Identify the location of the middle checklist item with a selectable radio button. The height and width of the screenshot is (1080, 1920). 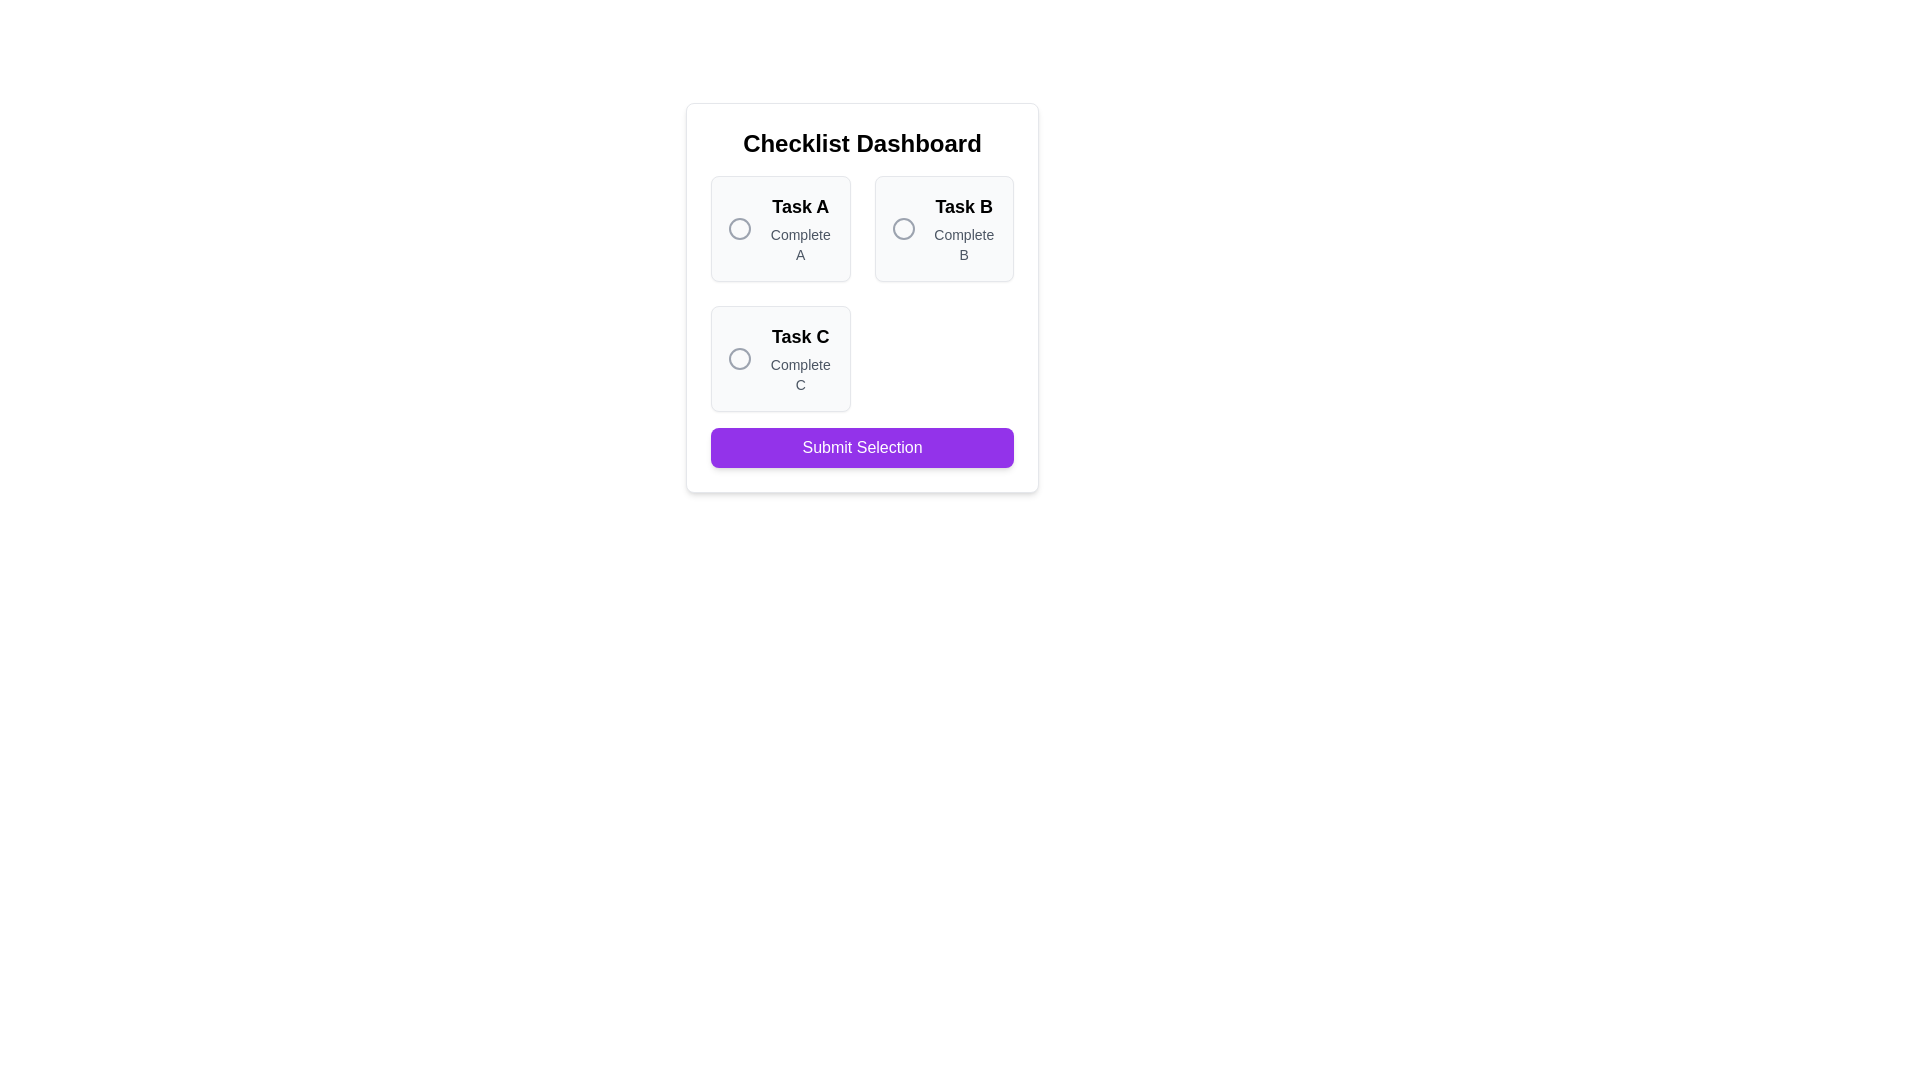
(943, 227).